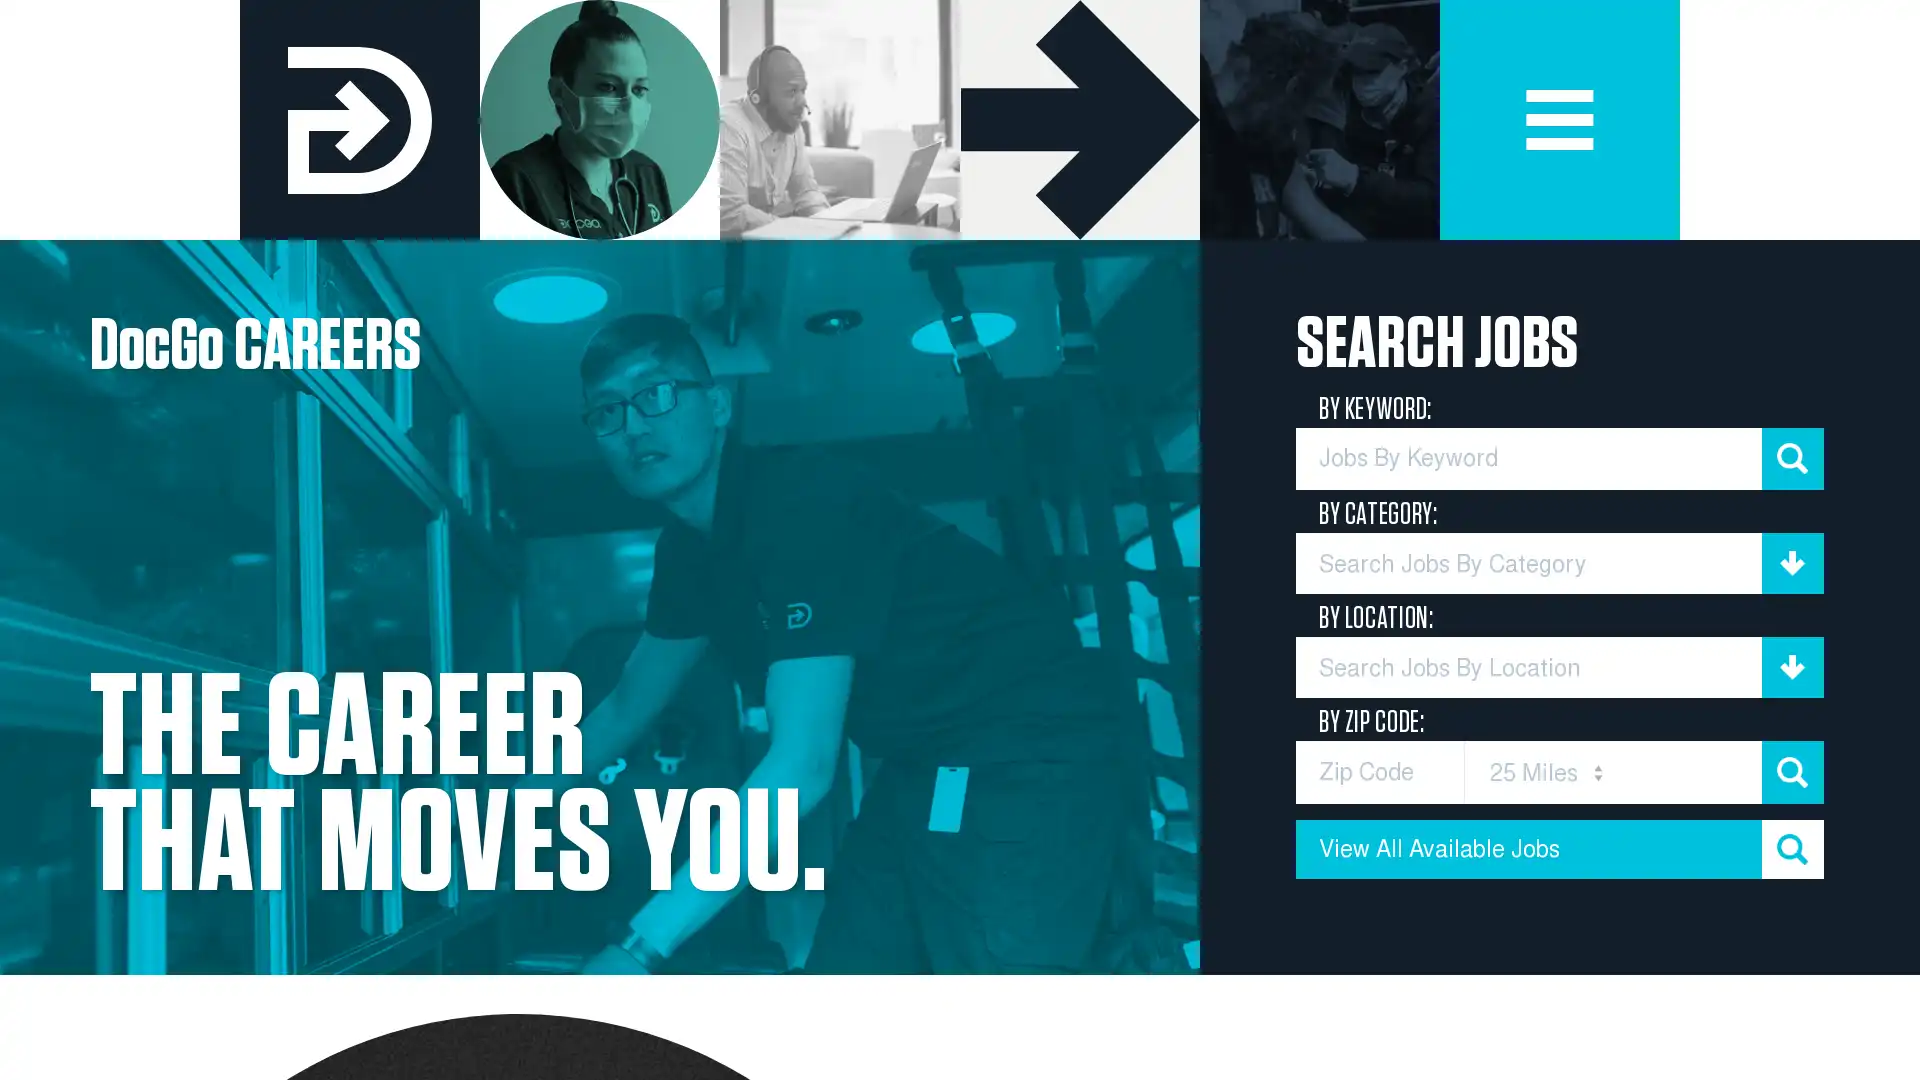 This screenshot has height=1080, width=1920. I want to click on Search Jobs By Category, so click(1559, 563).